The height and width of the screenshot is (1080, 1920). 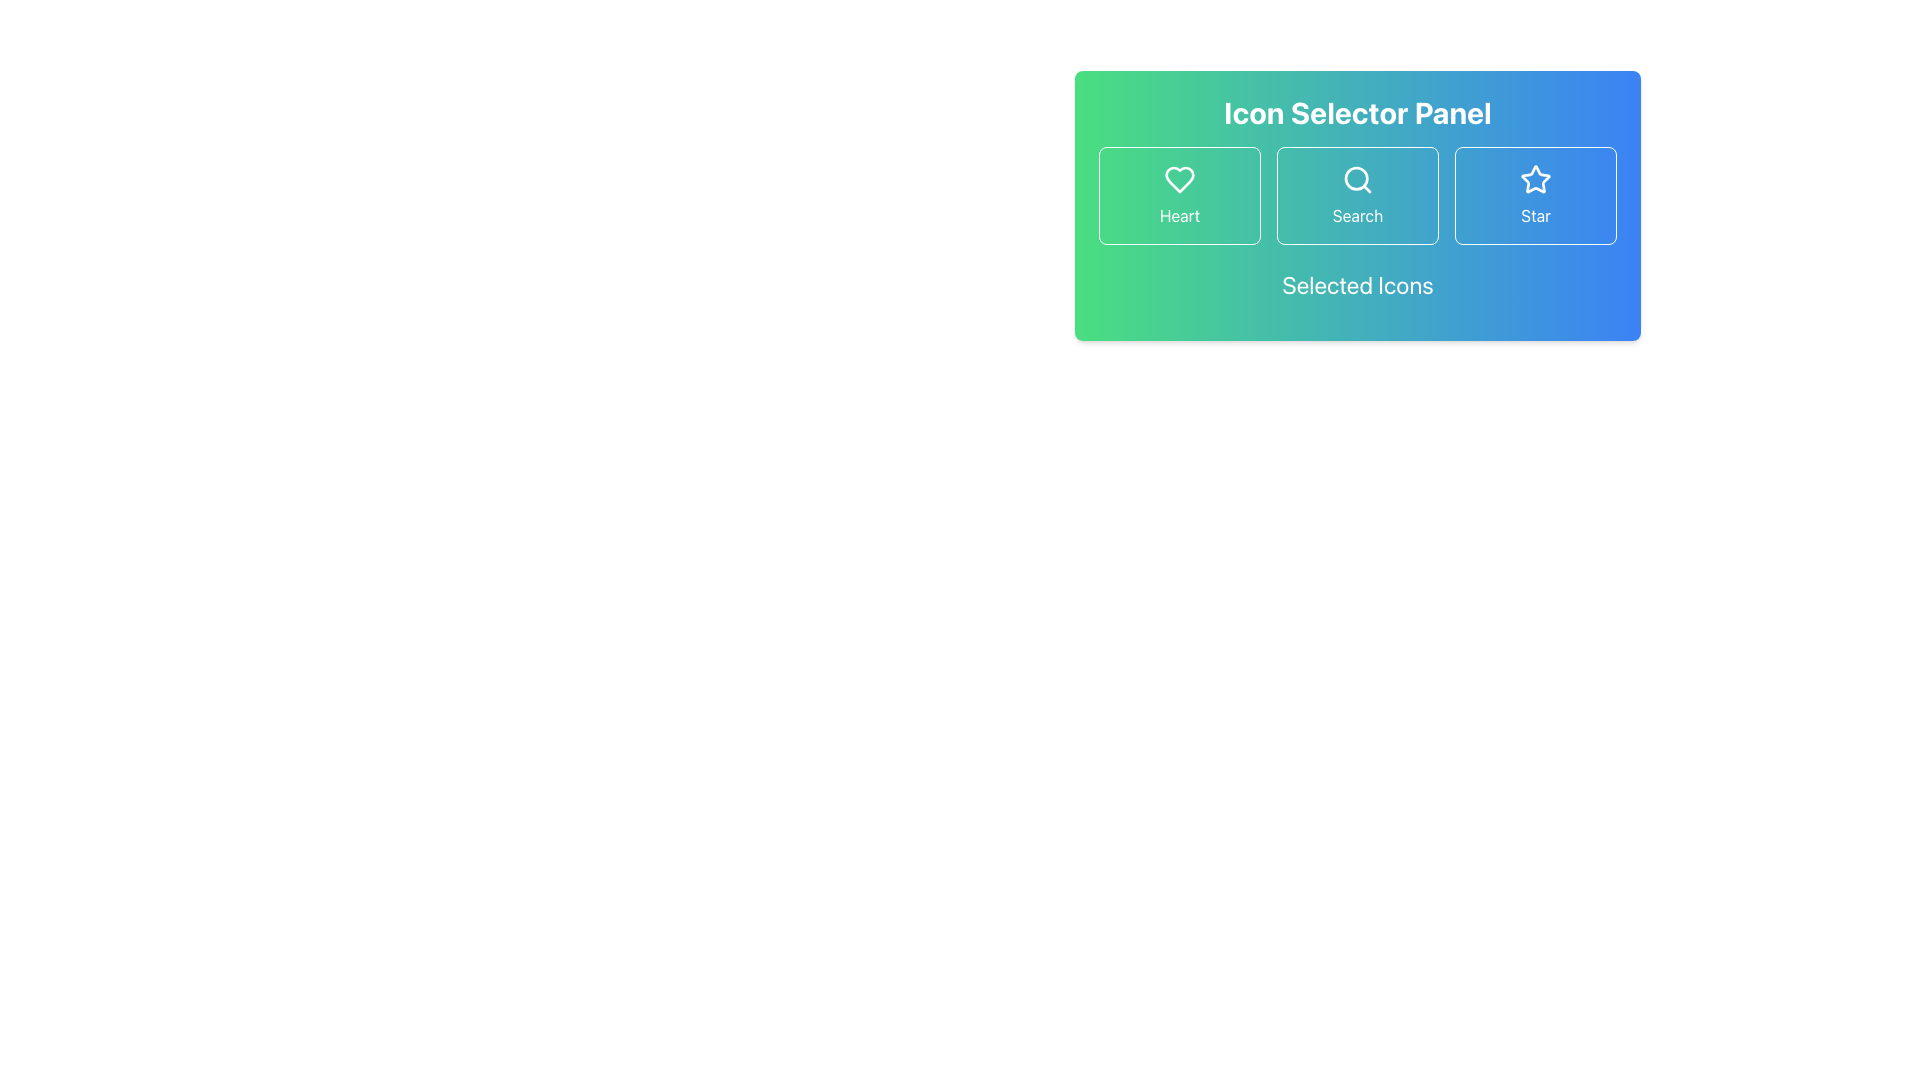 I want to click on the Heart graphic icon located in the first button of the Icon Selector Panel, so click(x=1180, y=180).